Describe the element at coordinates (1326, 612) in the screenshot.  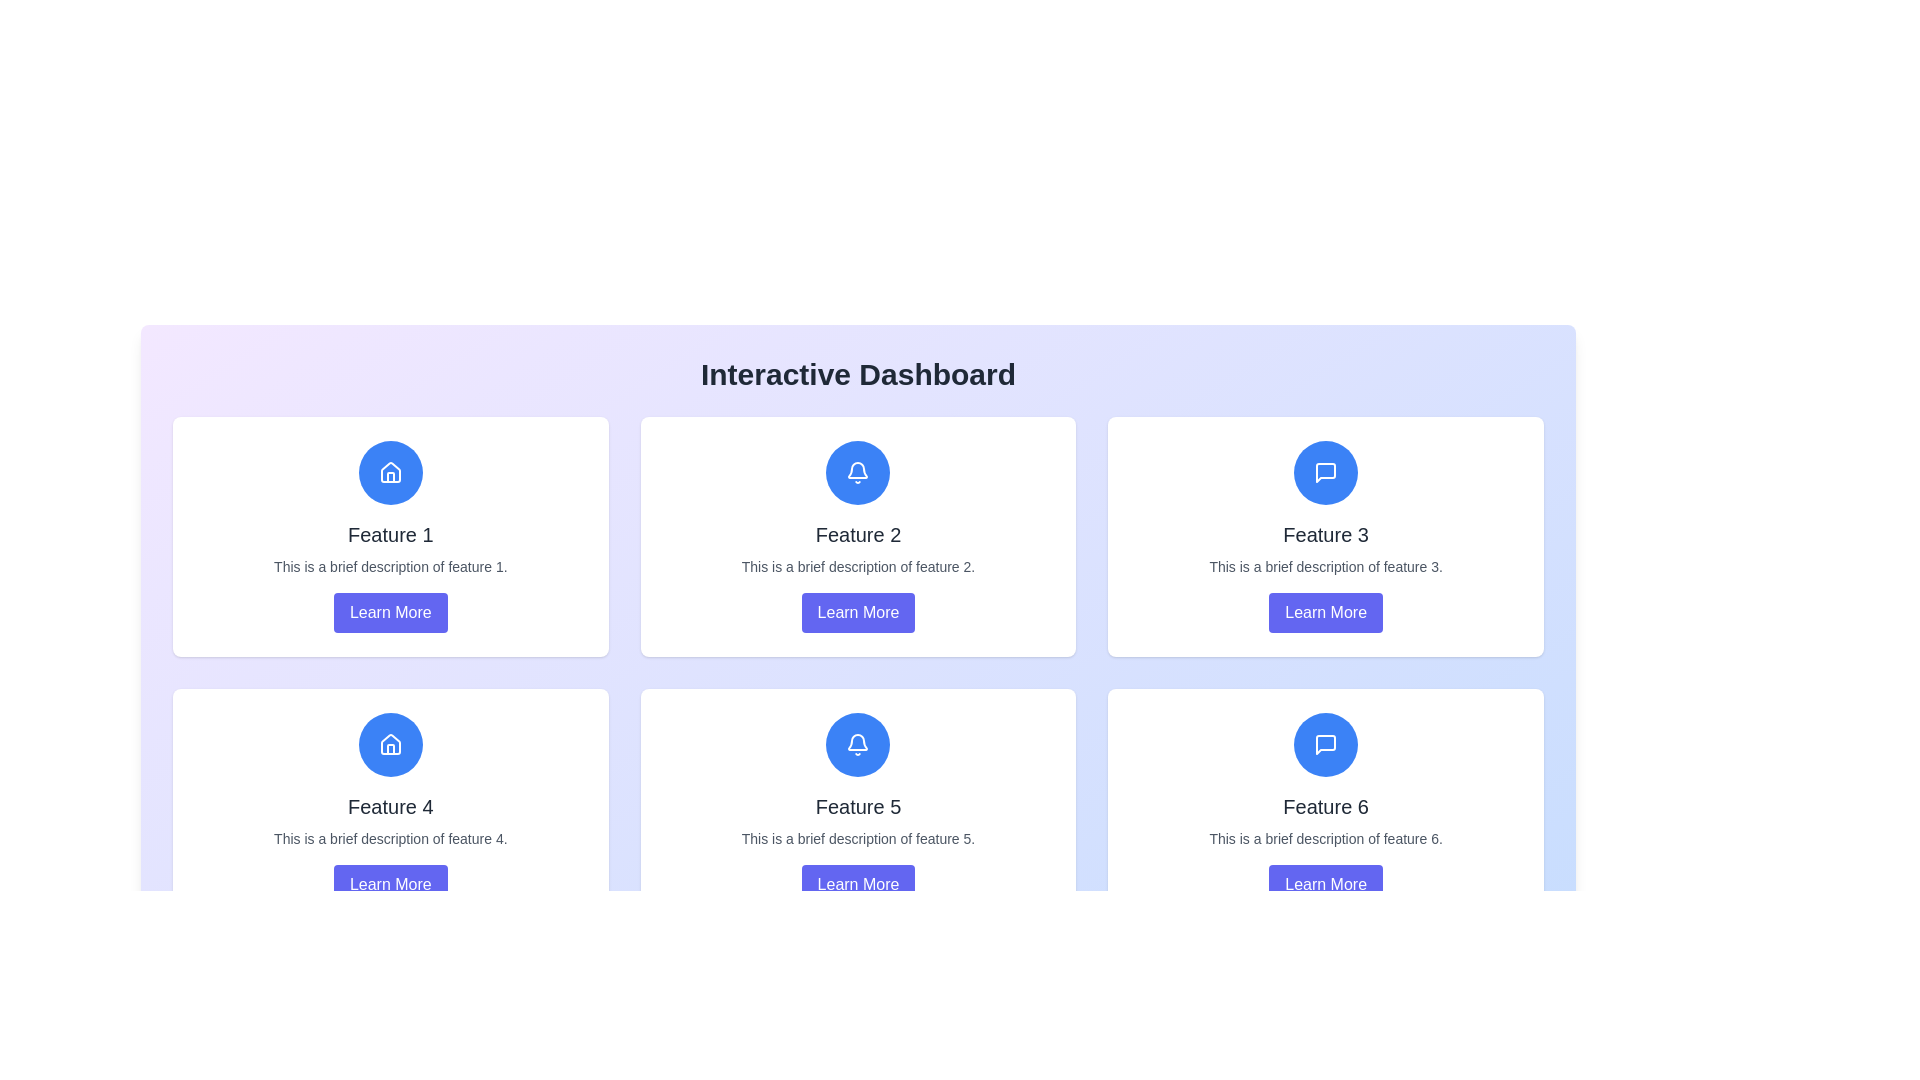
I see `the 'Feature 3' button located in the third column of the top row to change its appearance` at that location.